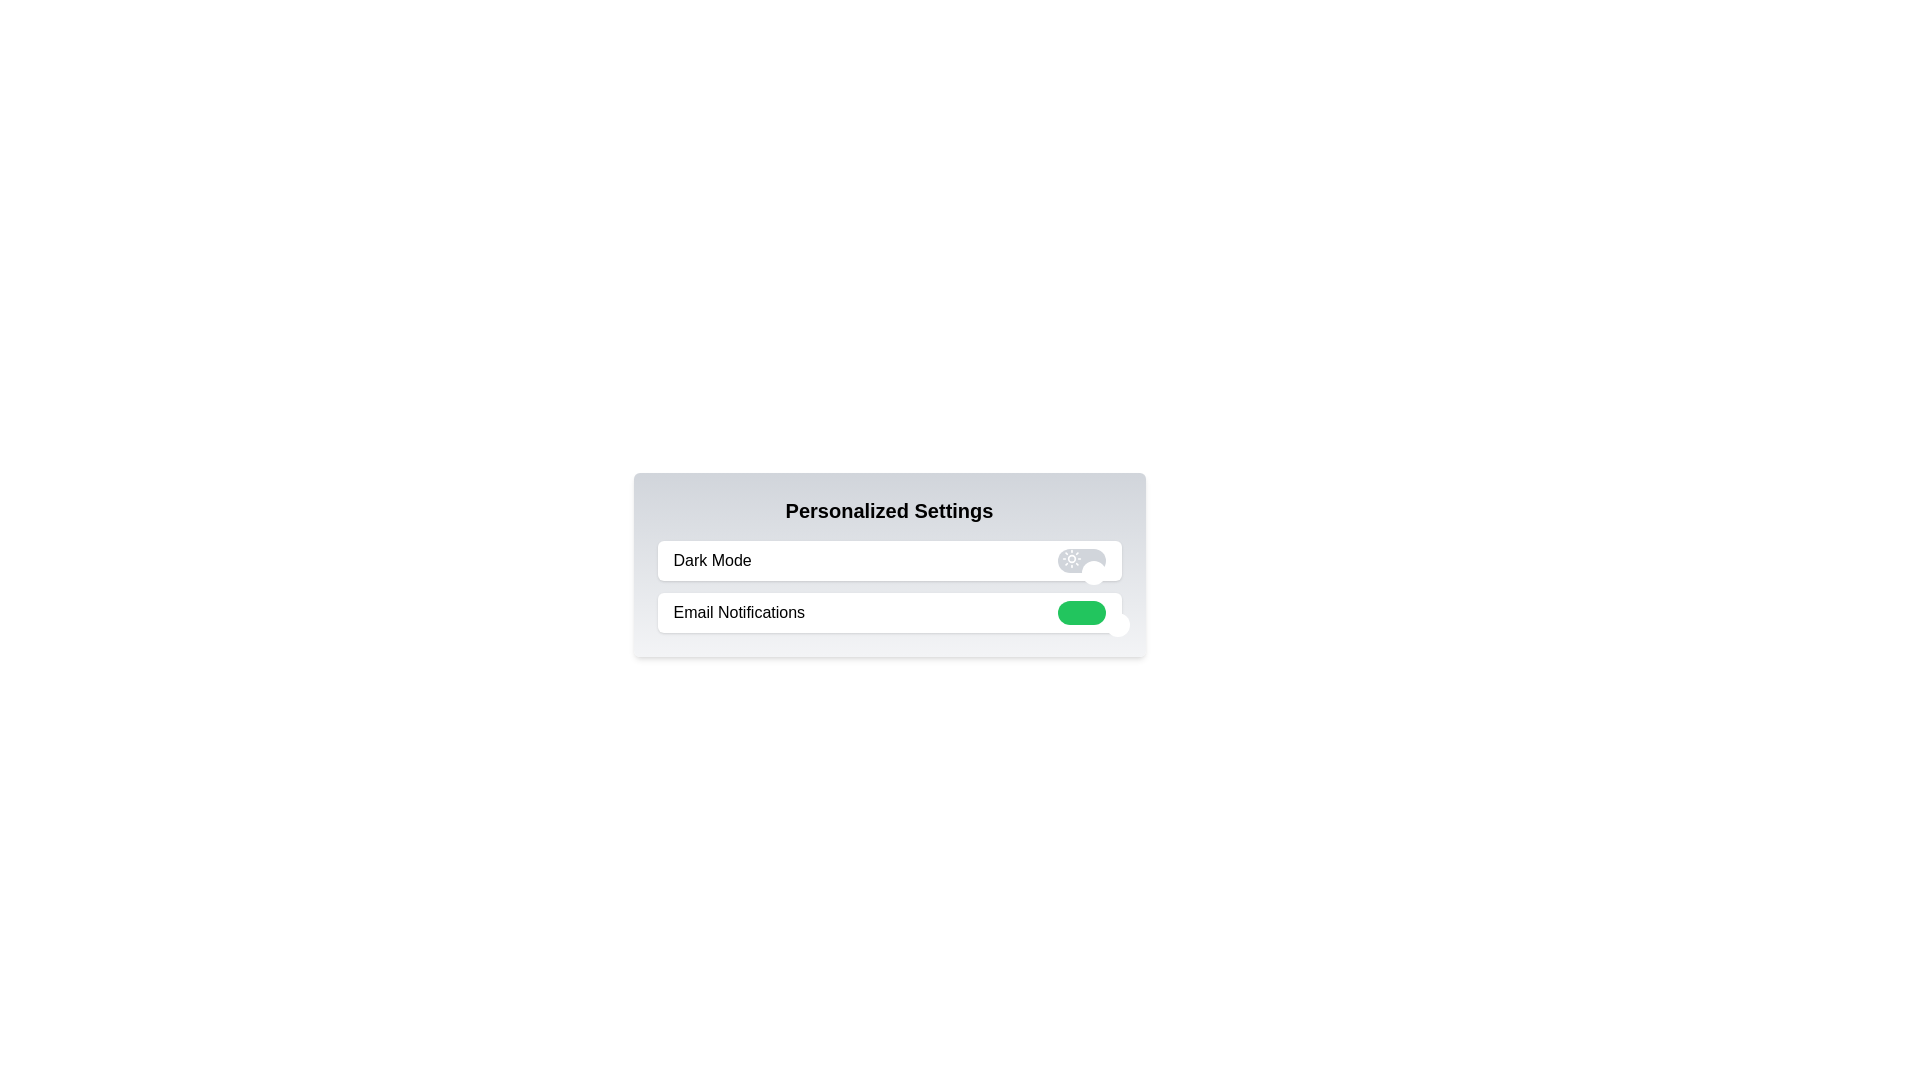 This screenshot has height=1080, width=1920. Describe the element at coordinates (1080, 560) in the screenshot. I see `the 'Dark Mode' toggle switch to change its state` at that location.